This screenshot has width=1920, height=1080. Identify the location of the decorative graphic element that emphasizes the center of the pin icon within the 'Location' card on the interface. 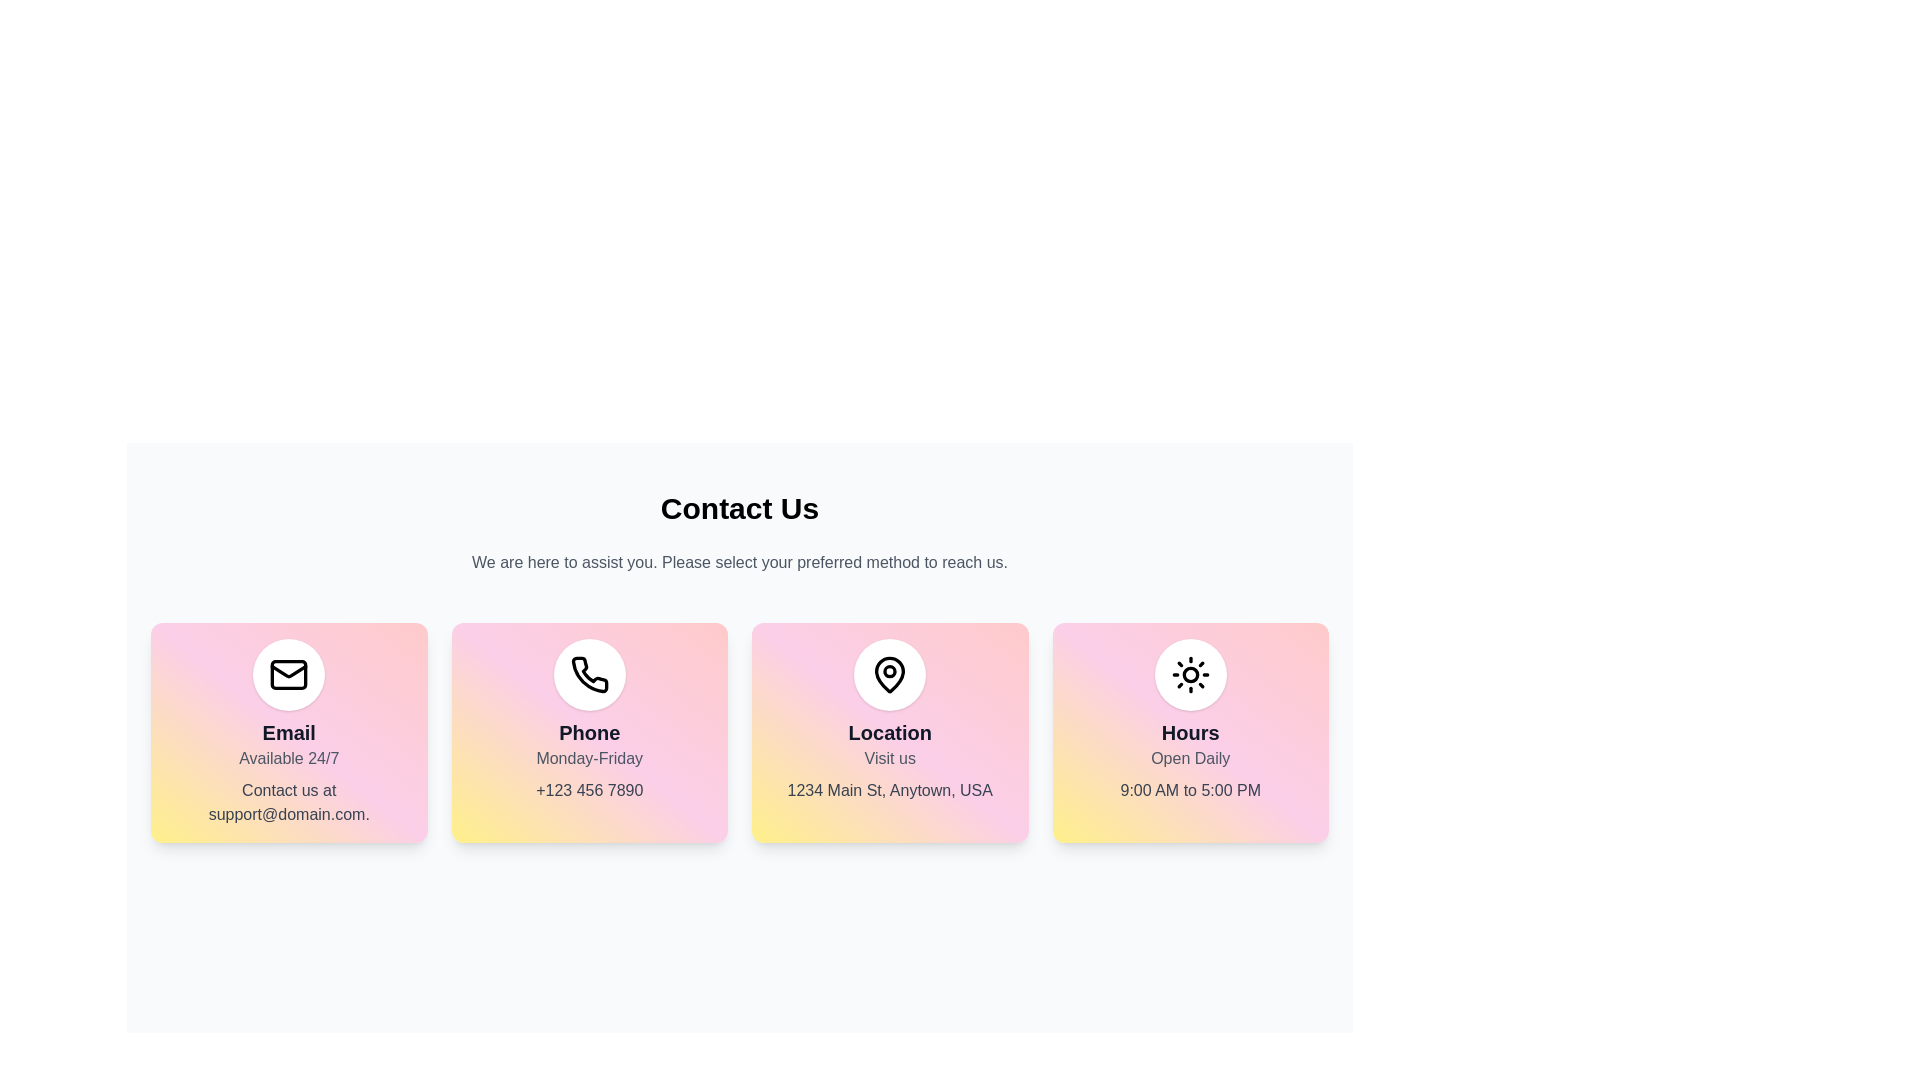
(889, 671).